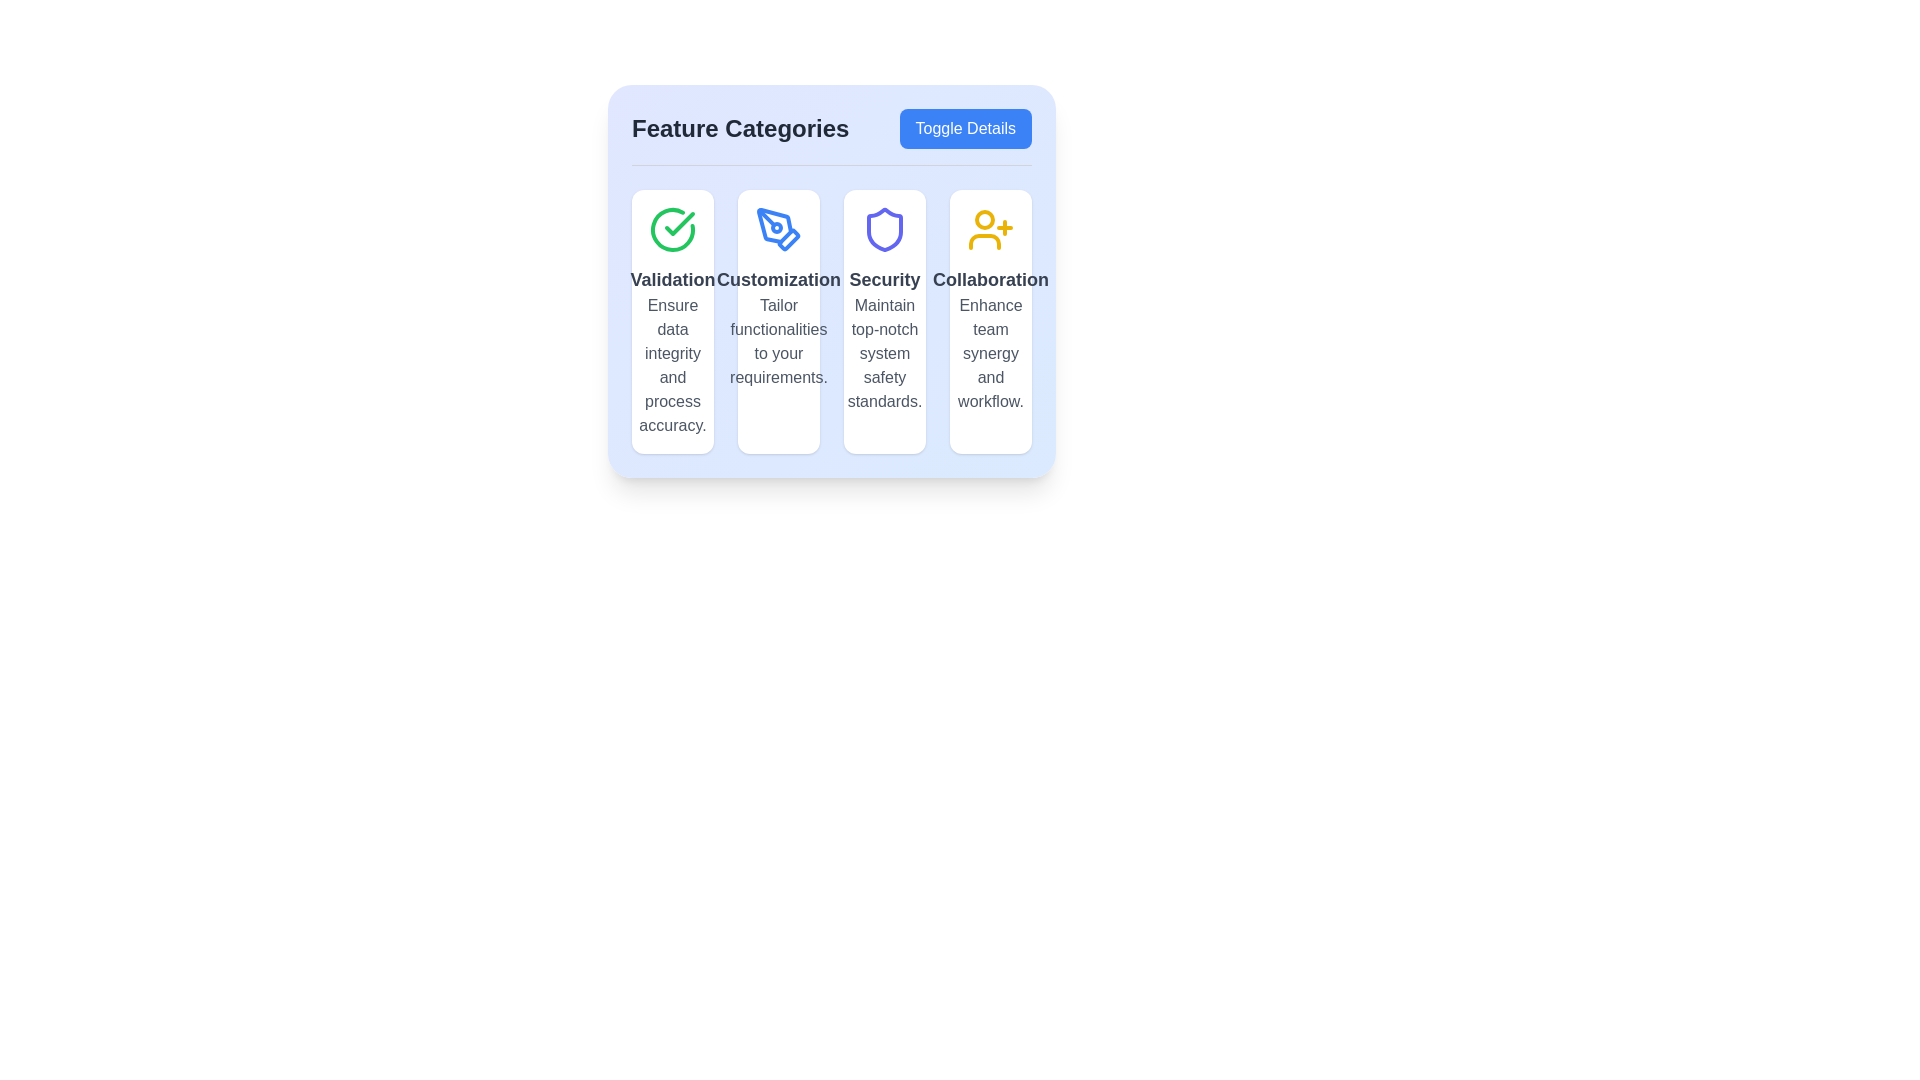 The image size is (1920, 1080). I want to click on the circular icon with a green border and checkmark inside, located within the 'Validation' feature card, so click(672, 229).